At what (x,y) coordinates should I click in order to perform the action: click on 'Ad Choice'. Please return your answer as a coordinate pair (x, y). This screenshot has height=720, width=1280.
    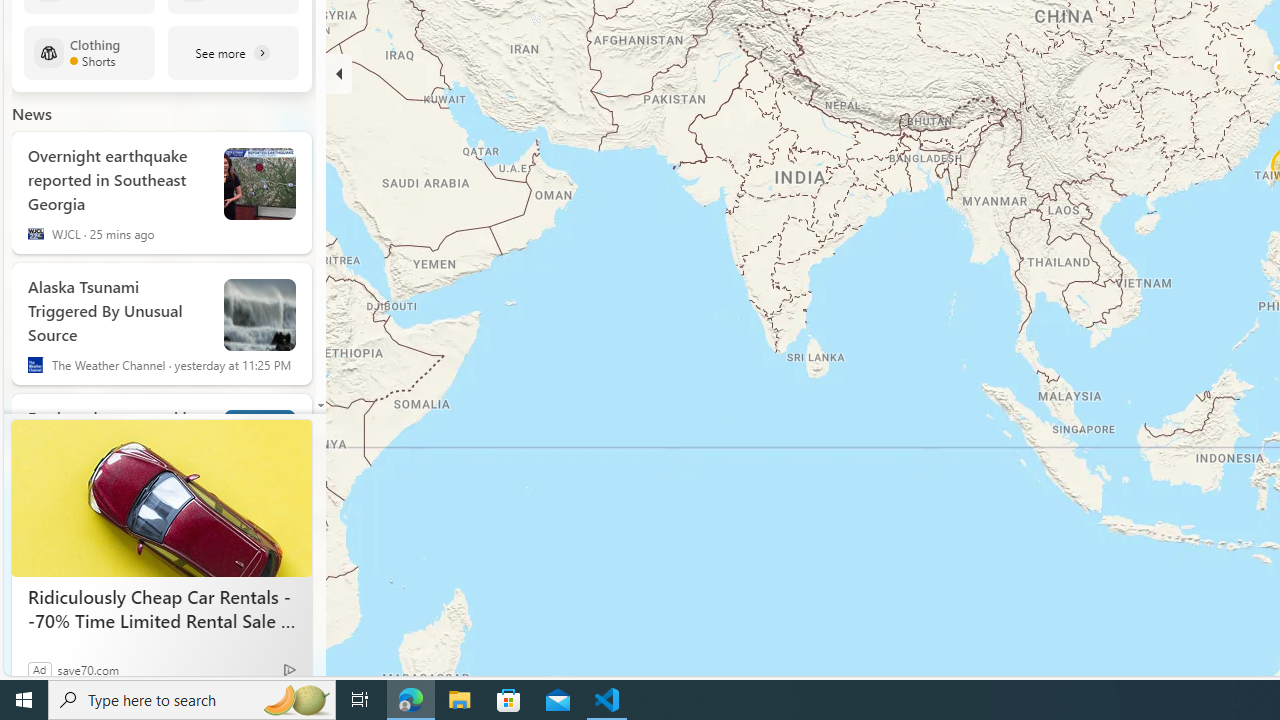
    Looking at the image, I should click on (288, 669).